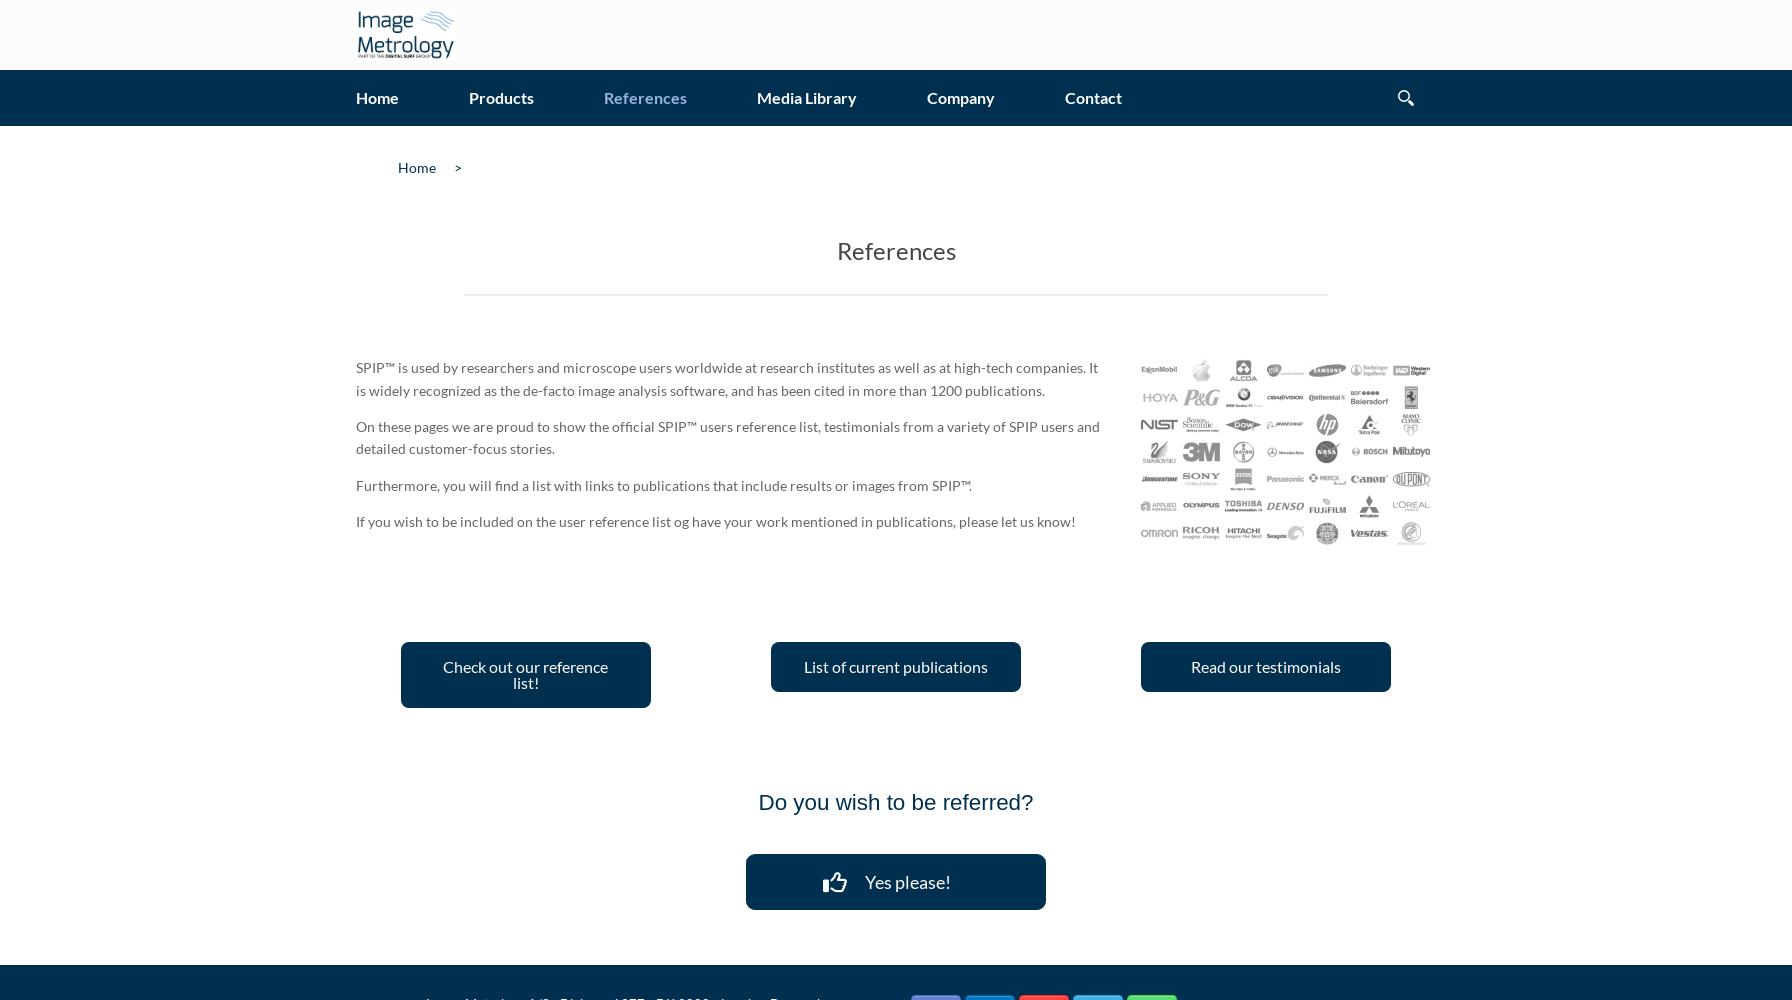 The height and width of the screenshot is (1000, 1792). Describe the element at coordinates (1264, 666) in the screenshot. I see `'Read our testimonials'` at that location.